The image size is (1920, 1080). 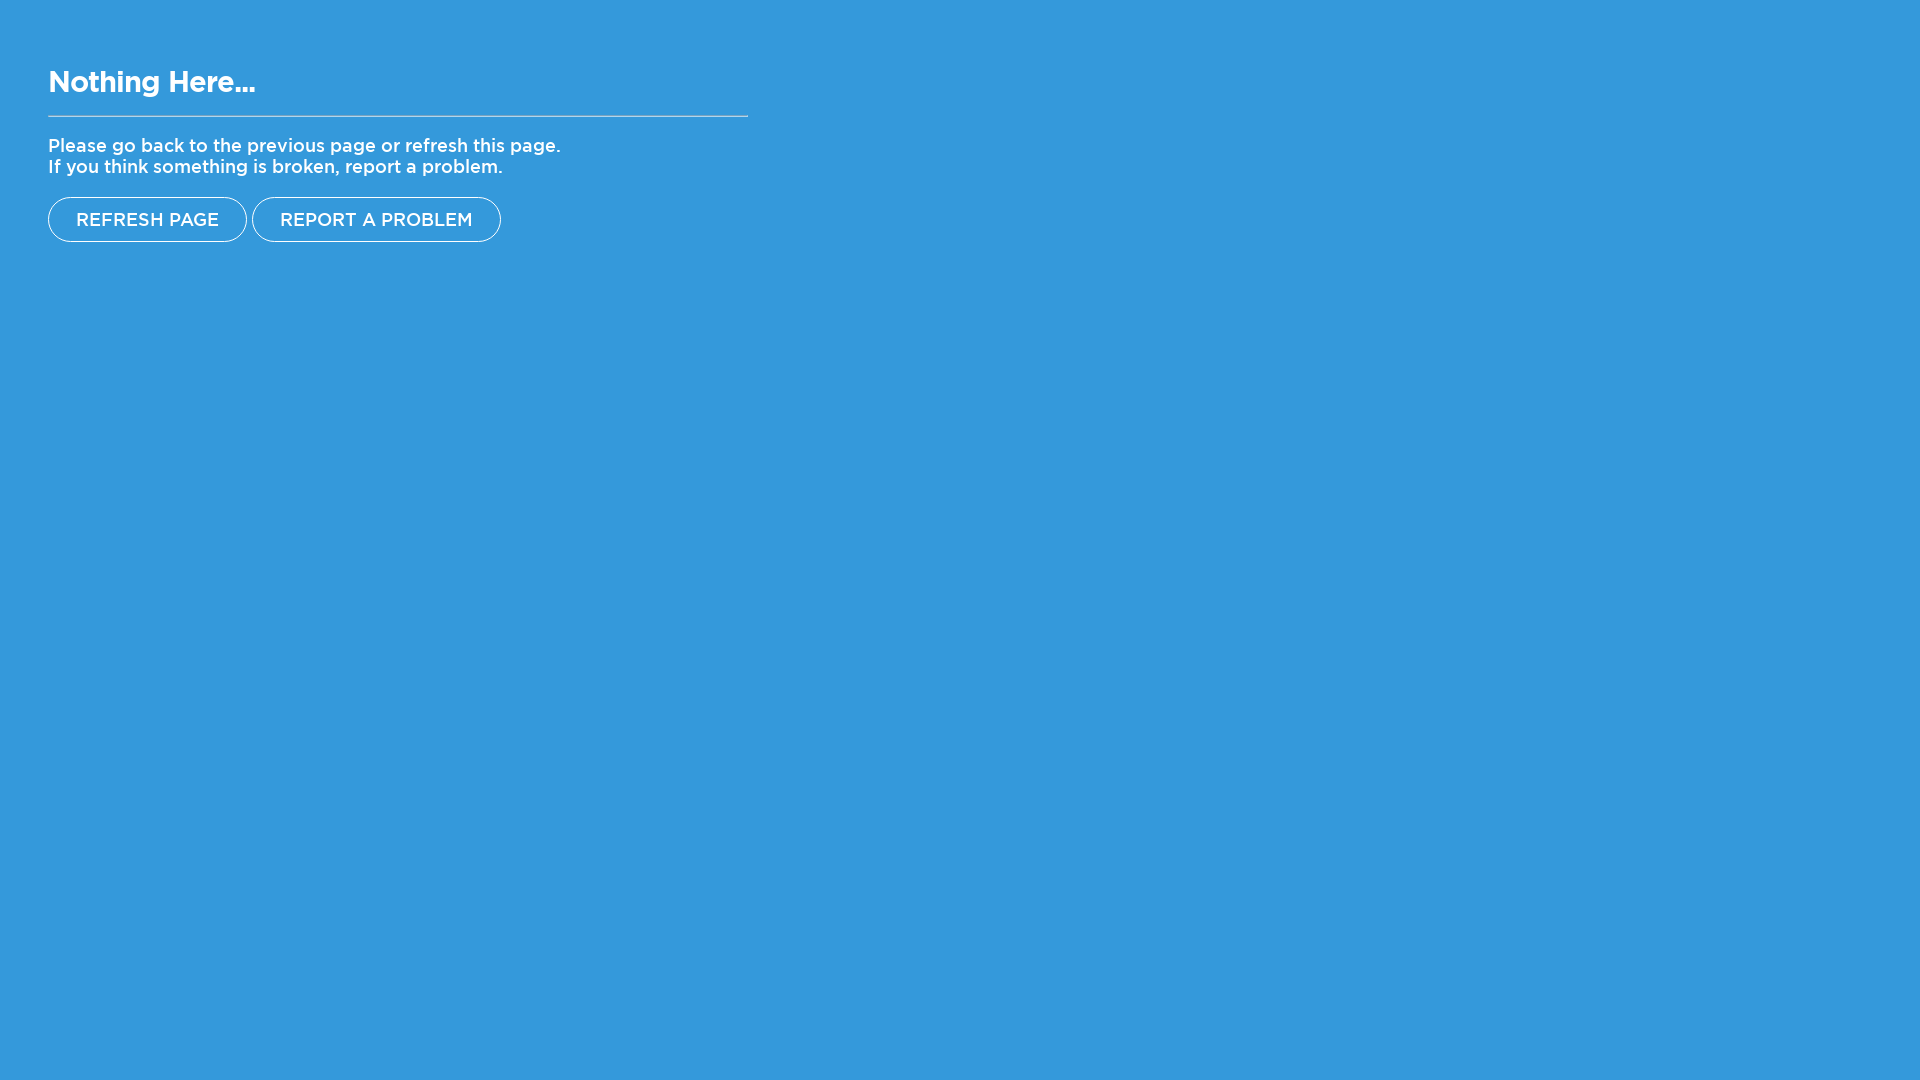 I want to click on 'REPORT A PROBLEM', so click(x=376, y=219).